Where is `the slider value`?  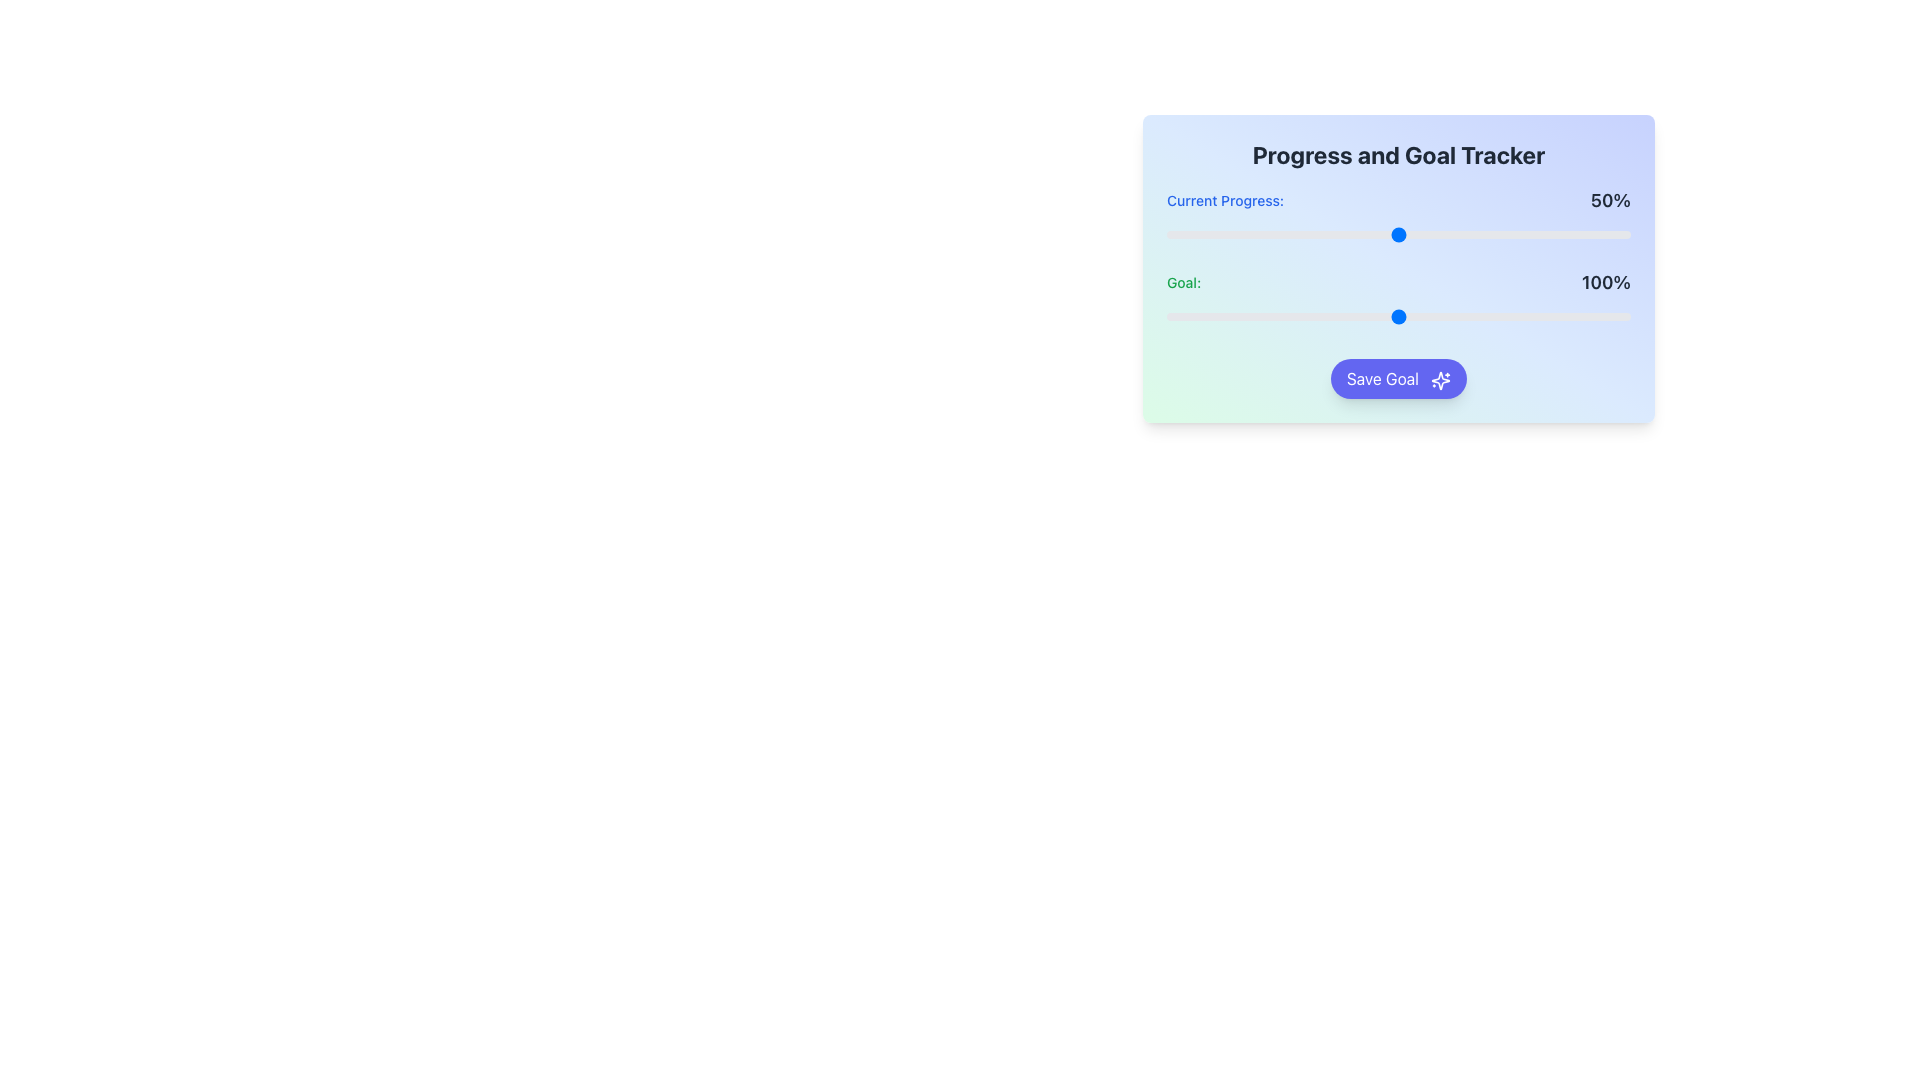
the slider value is located at coordinates (1280, 315).